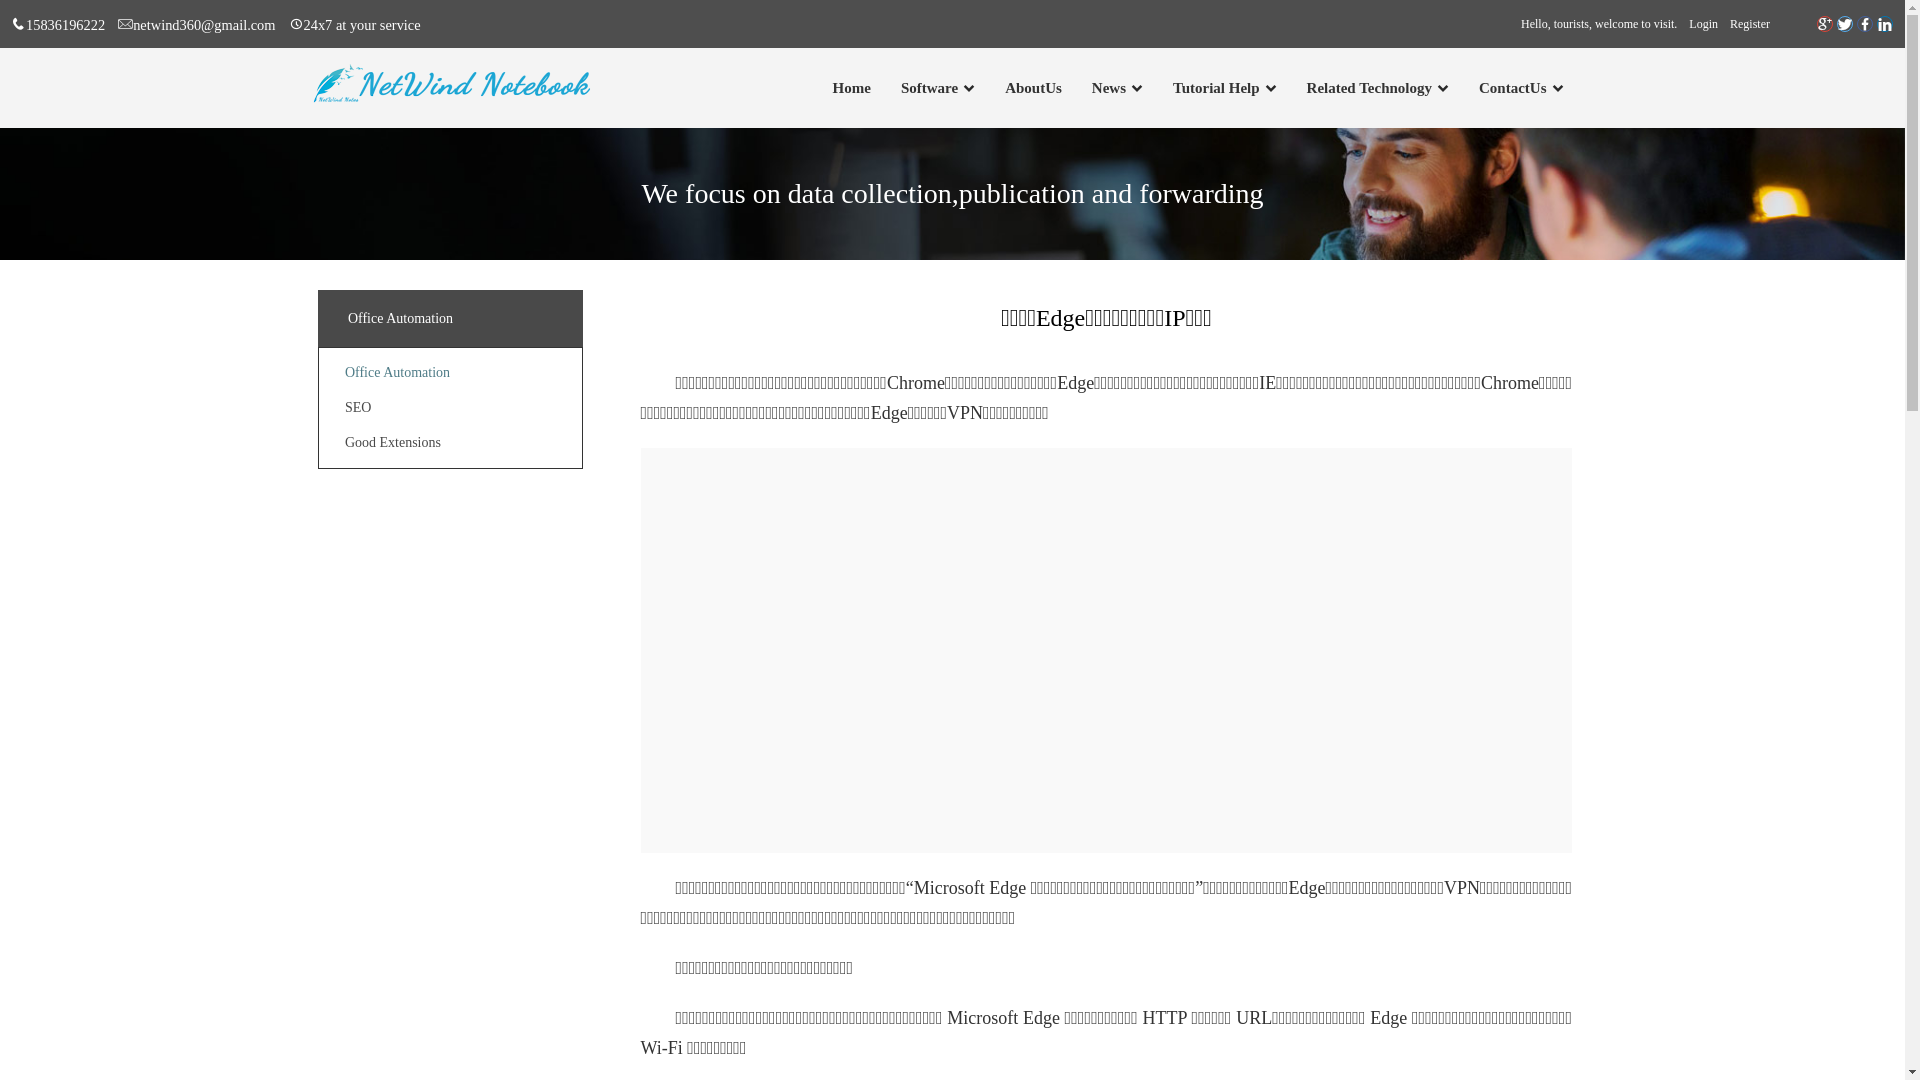  I want to click on 'Good Extensions', so click(393, 441).